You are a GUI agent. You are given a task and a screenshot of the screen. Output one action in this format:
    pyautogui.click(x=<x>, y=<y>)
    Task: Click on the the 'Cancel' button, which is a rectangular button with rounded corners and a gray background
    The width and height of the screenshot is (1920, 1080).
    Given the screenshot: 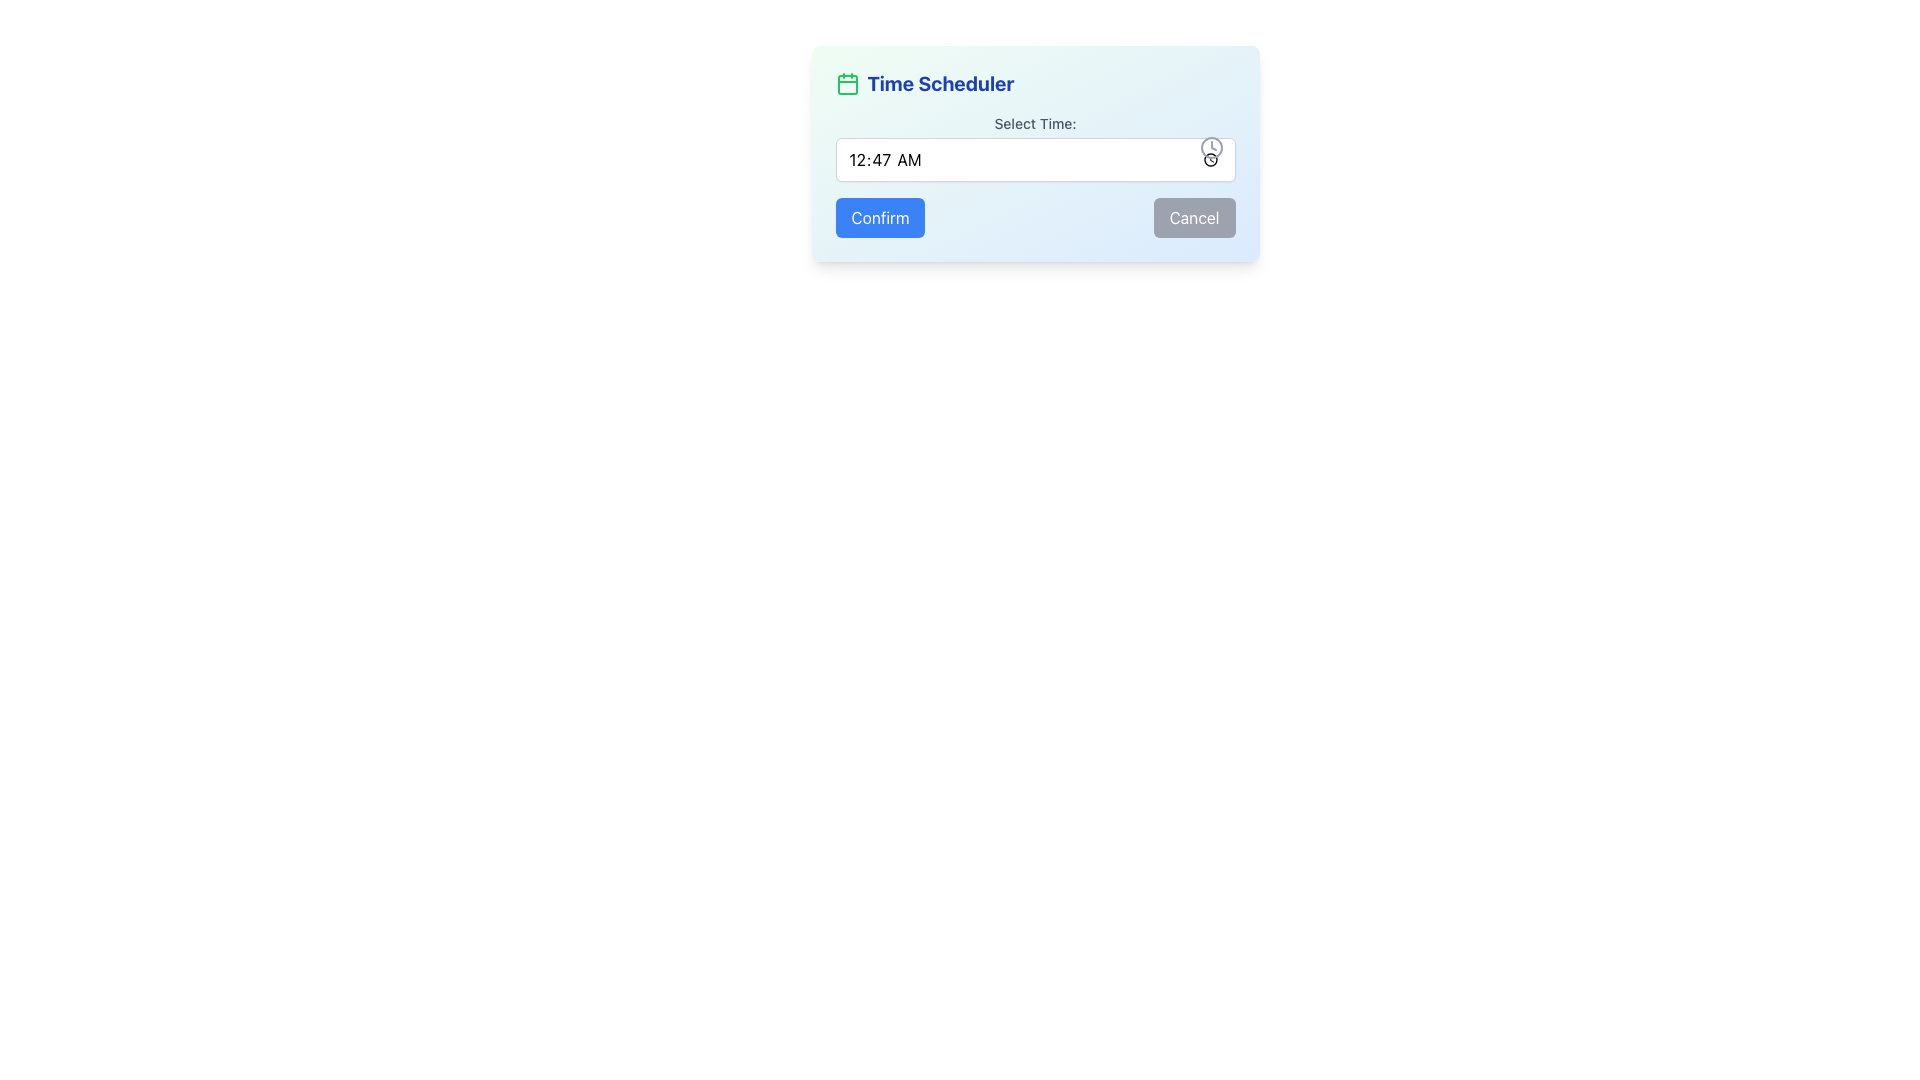 What is the action you would take?
    pyautogui.click(x=1194, y=218)
    